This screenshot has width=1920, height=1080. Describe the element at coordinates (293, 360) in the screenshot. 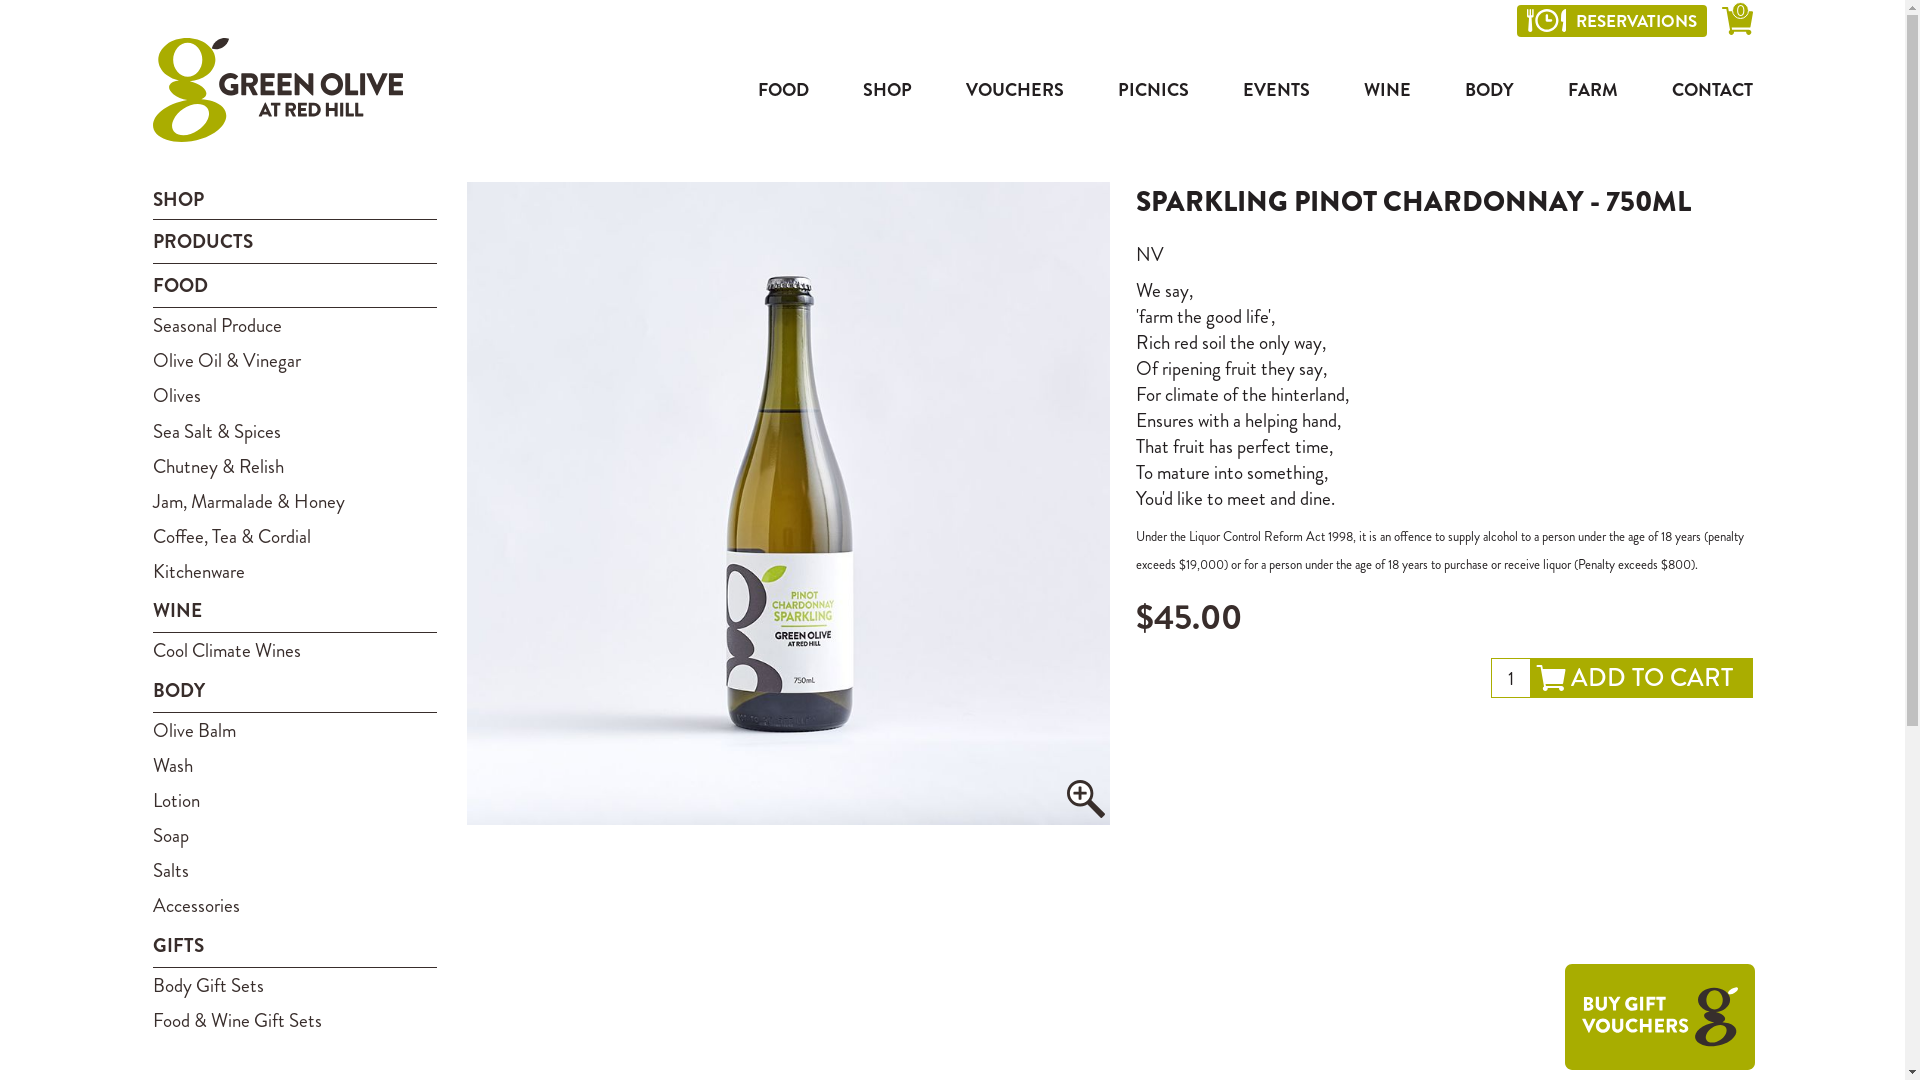

I see `'Olive Oil & Vinegar'` at that location.